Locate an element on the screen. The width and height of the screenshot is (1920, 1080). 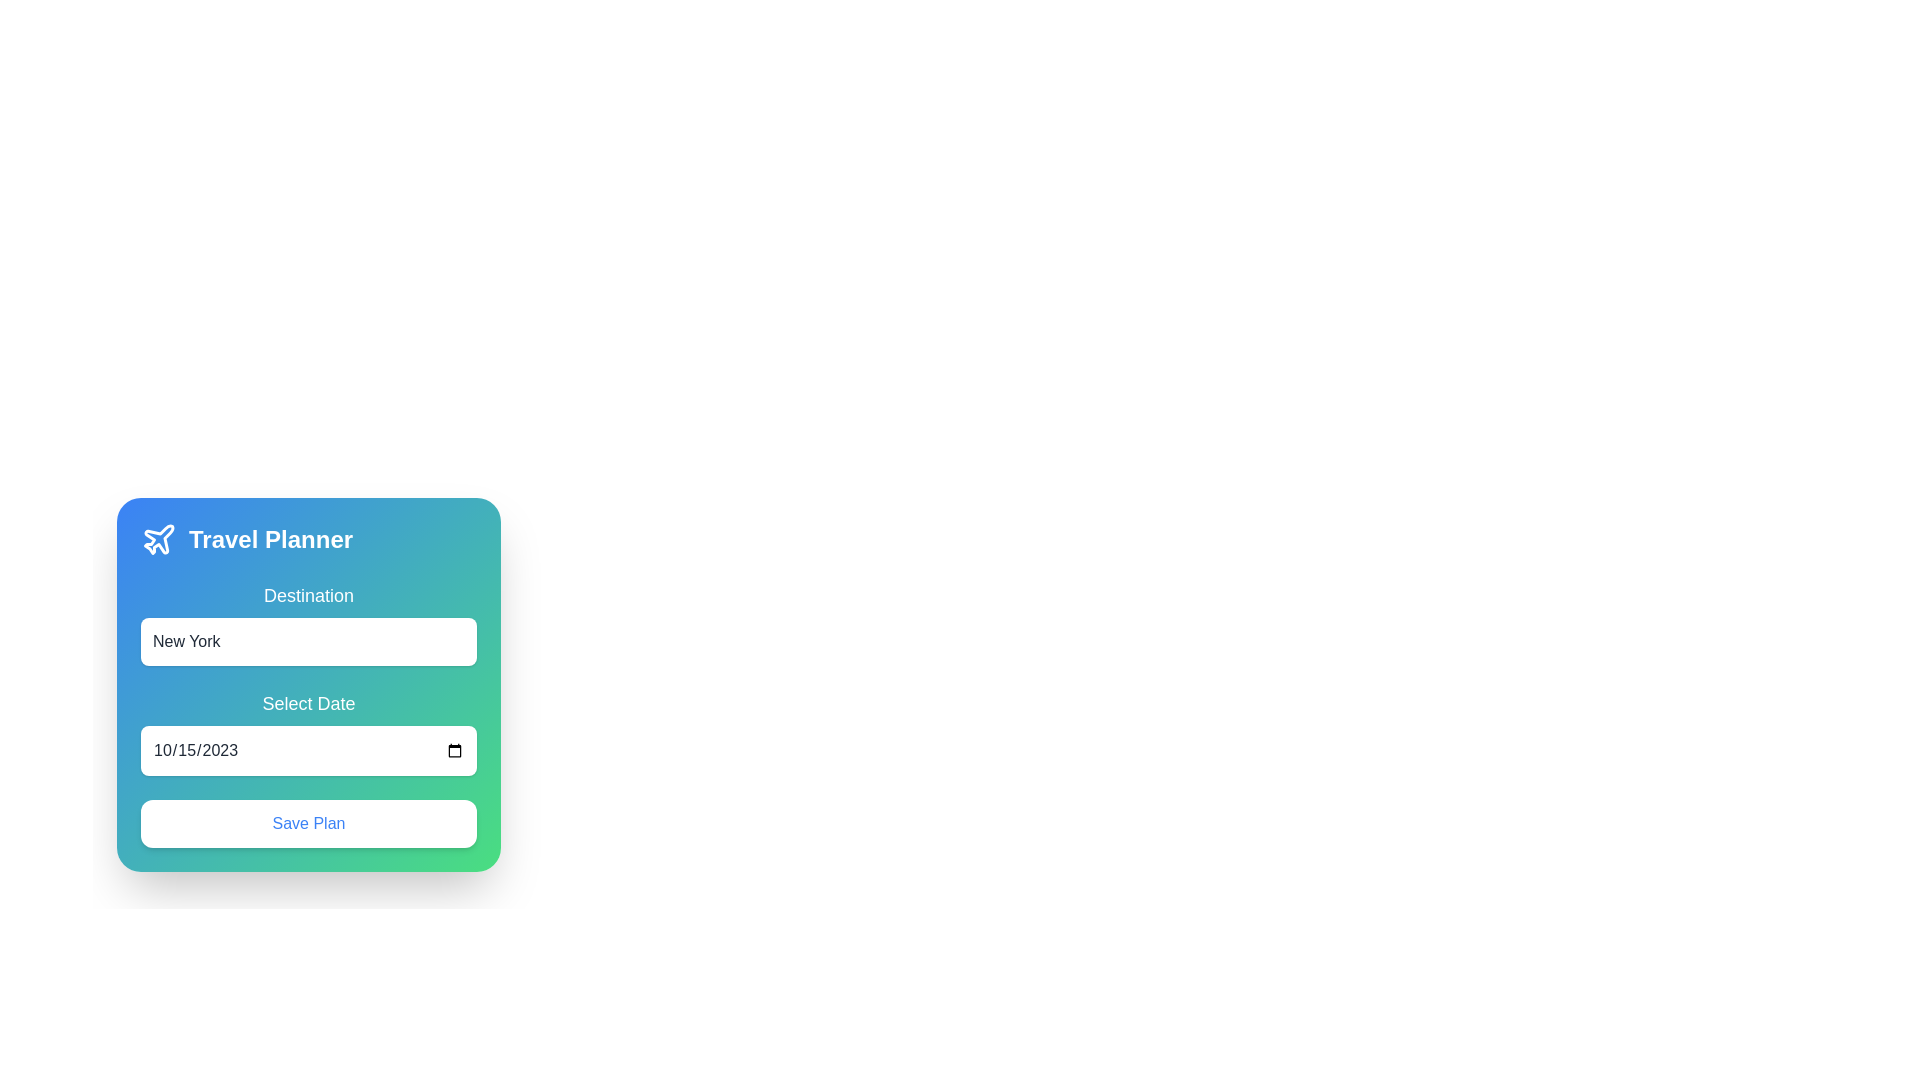
keyboard navigation is located at coordinates (307, 751).